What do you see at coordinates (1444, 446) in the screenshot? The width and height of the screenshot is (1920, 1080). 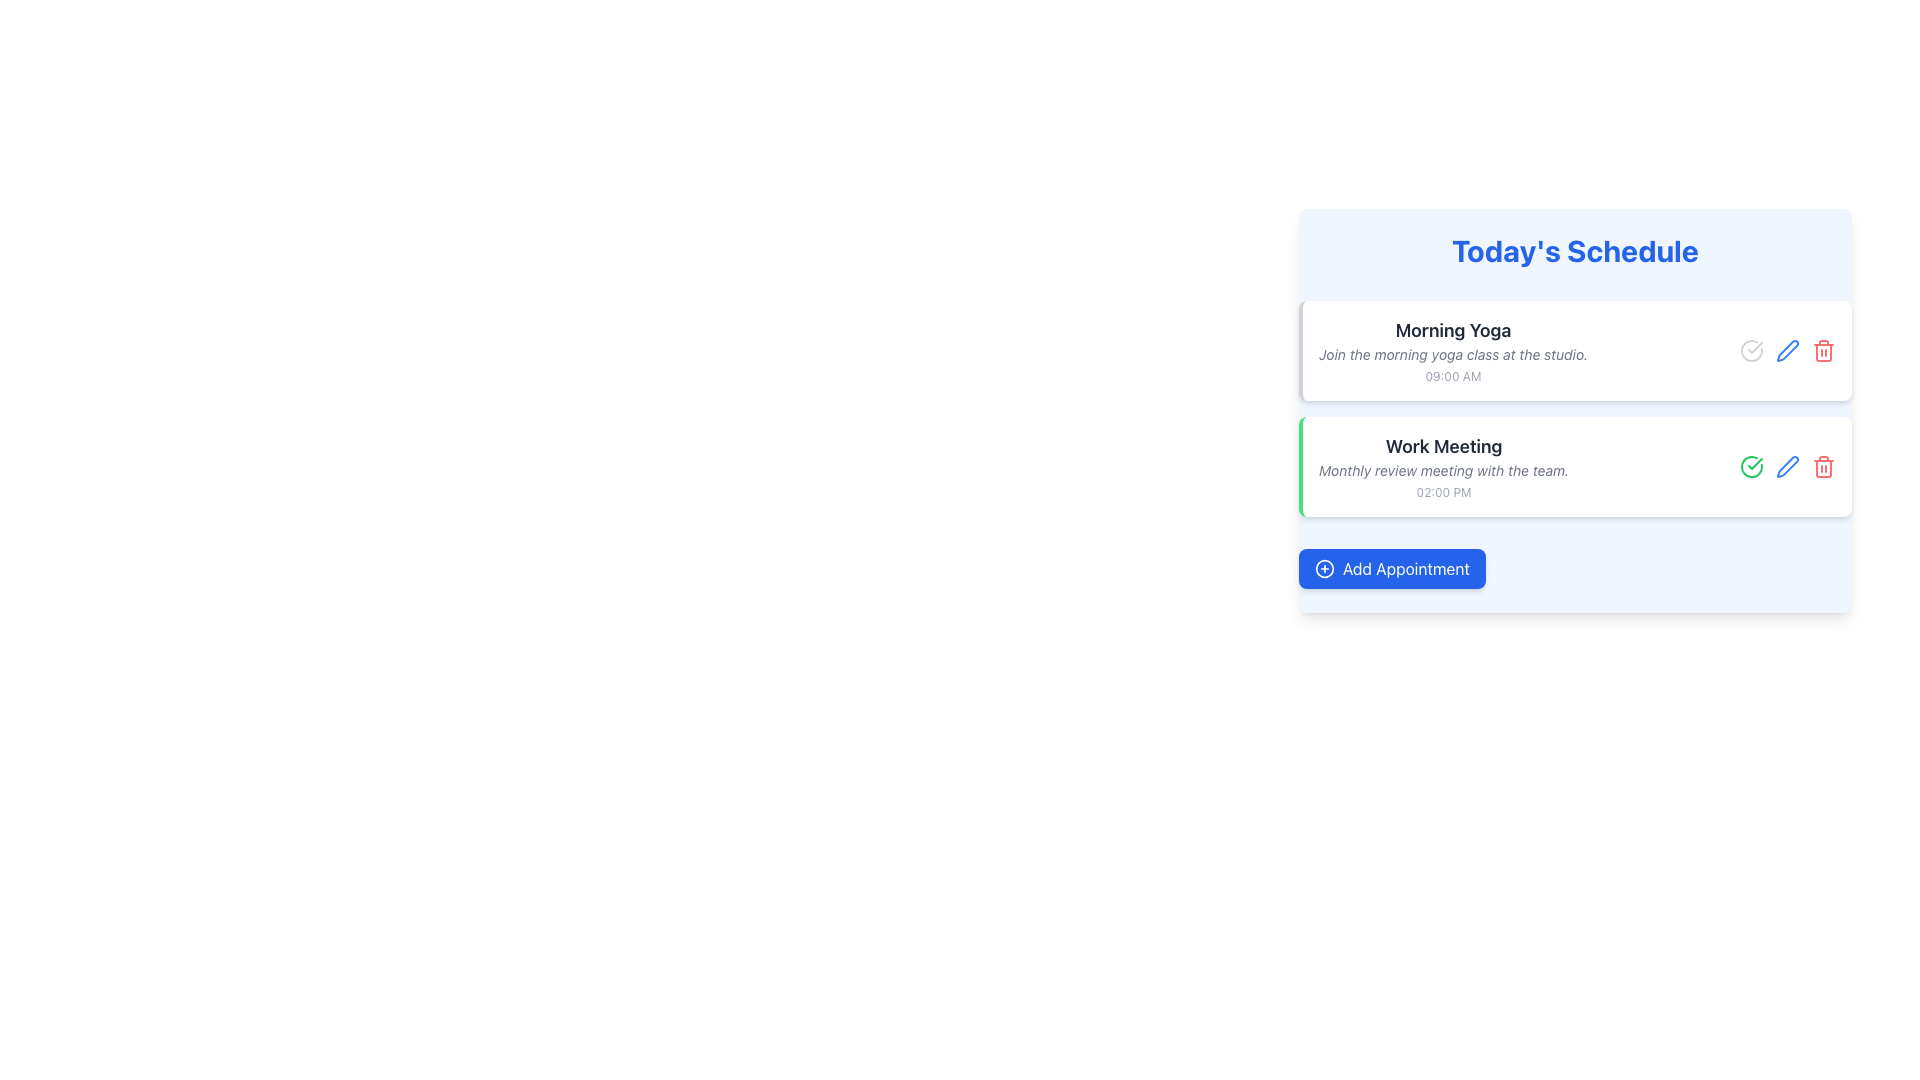 I see `the static text label displaying 'Work Meeting' in bold font, which is part of a card layout under the header 'Today's Schedule'` at bounding box center [1444, 446].